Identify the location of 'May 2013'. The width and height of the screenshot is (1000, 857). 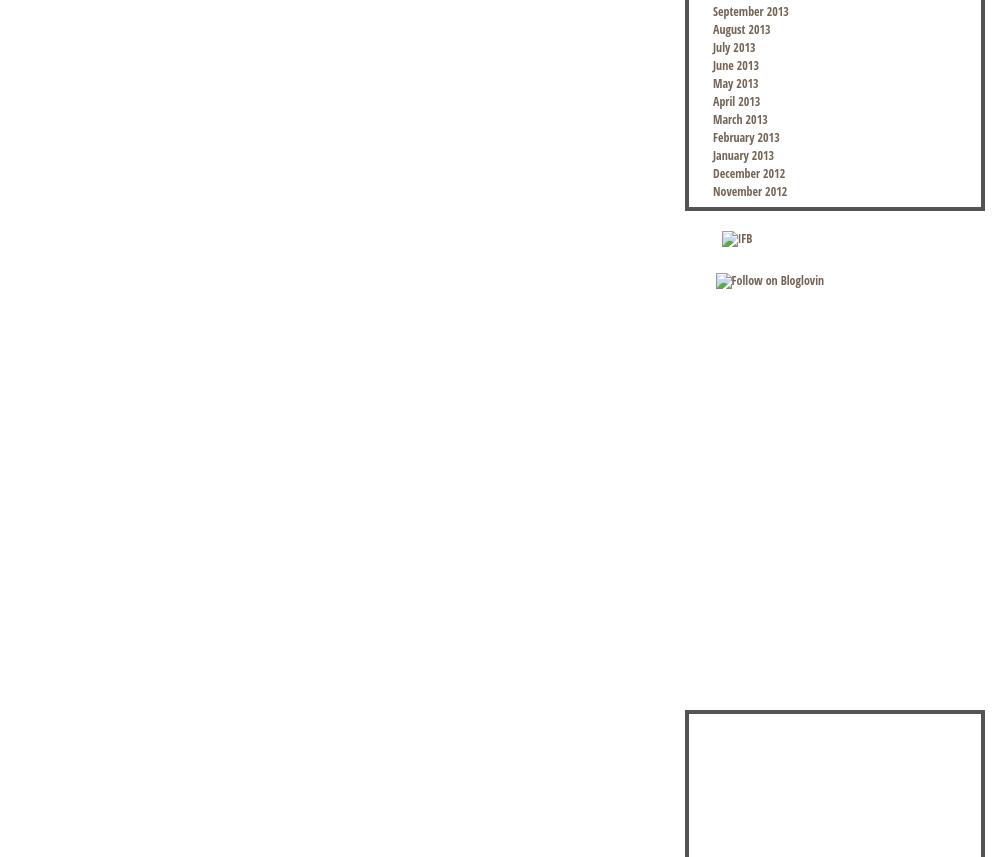
(734, 83).